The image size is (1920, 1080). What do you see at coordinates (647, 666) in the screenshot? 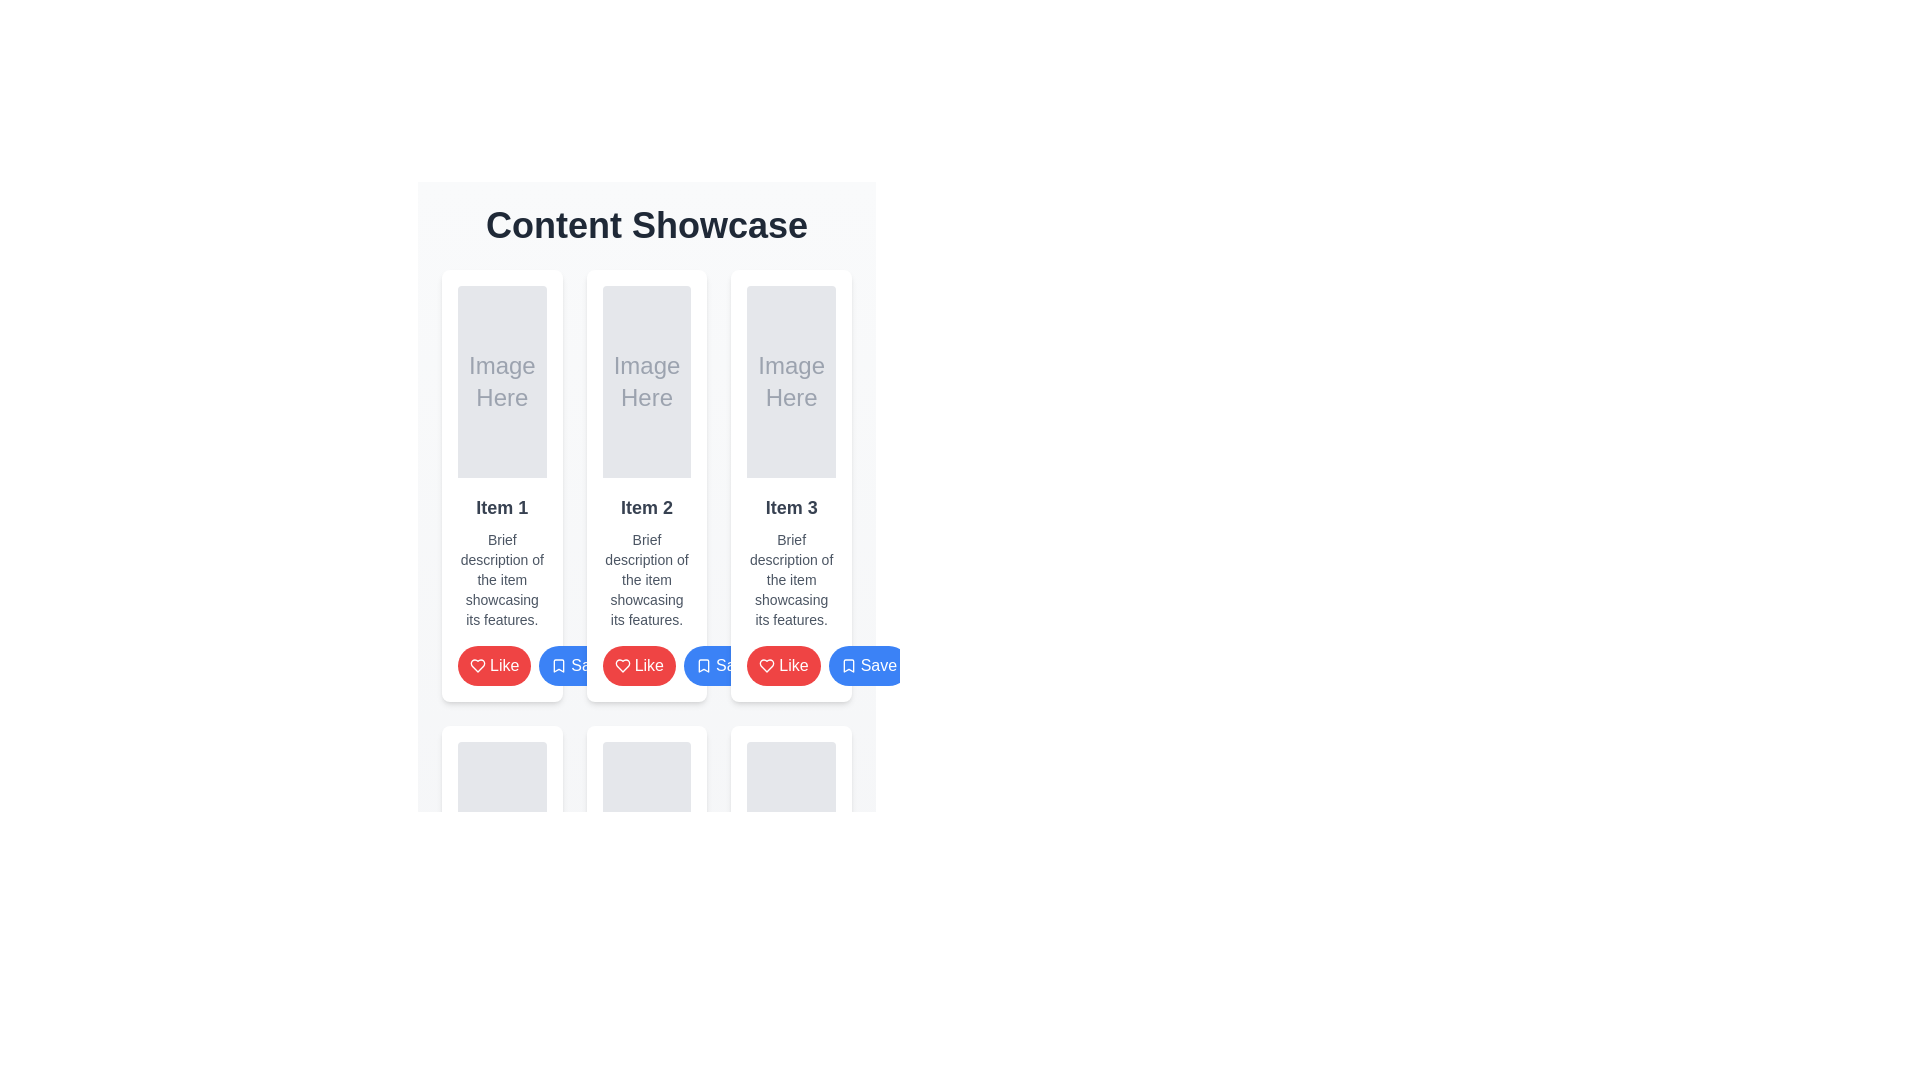
I see `the 'Like' button located in the bottom section of the card labeled 'Item 2'` at bounding box center [647, 666].